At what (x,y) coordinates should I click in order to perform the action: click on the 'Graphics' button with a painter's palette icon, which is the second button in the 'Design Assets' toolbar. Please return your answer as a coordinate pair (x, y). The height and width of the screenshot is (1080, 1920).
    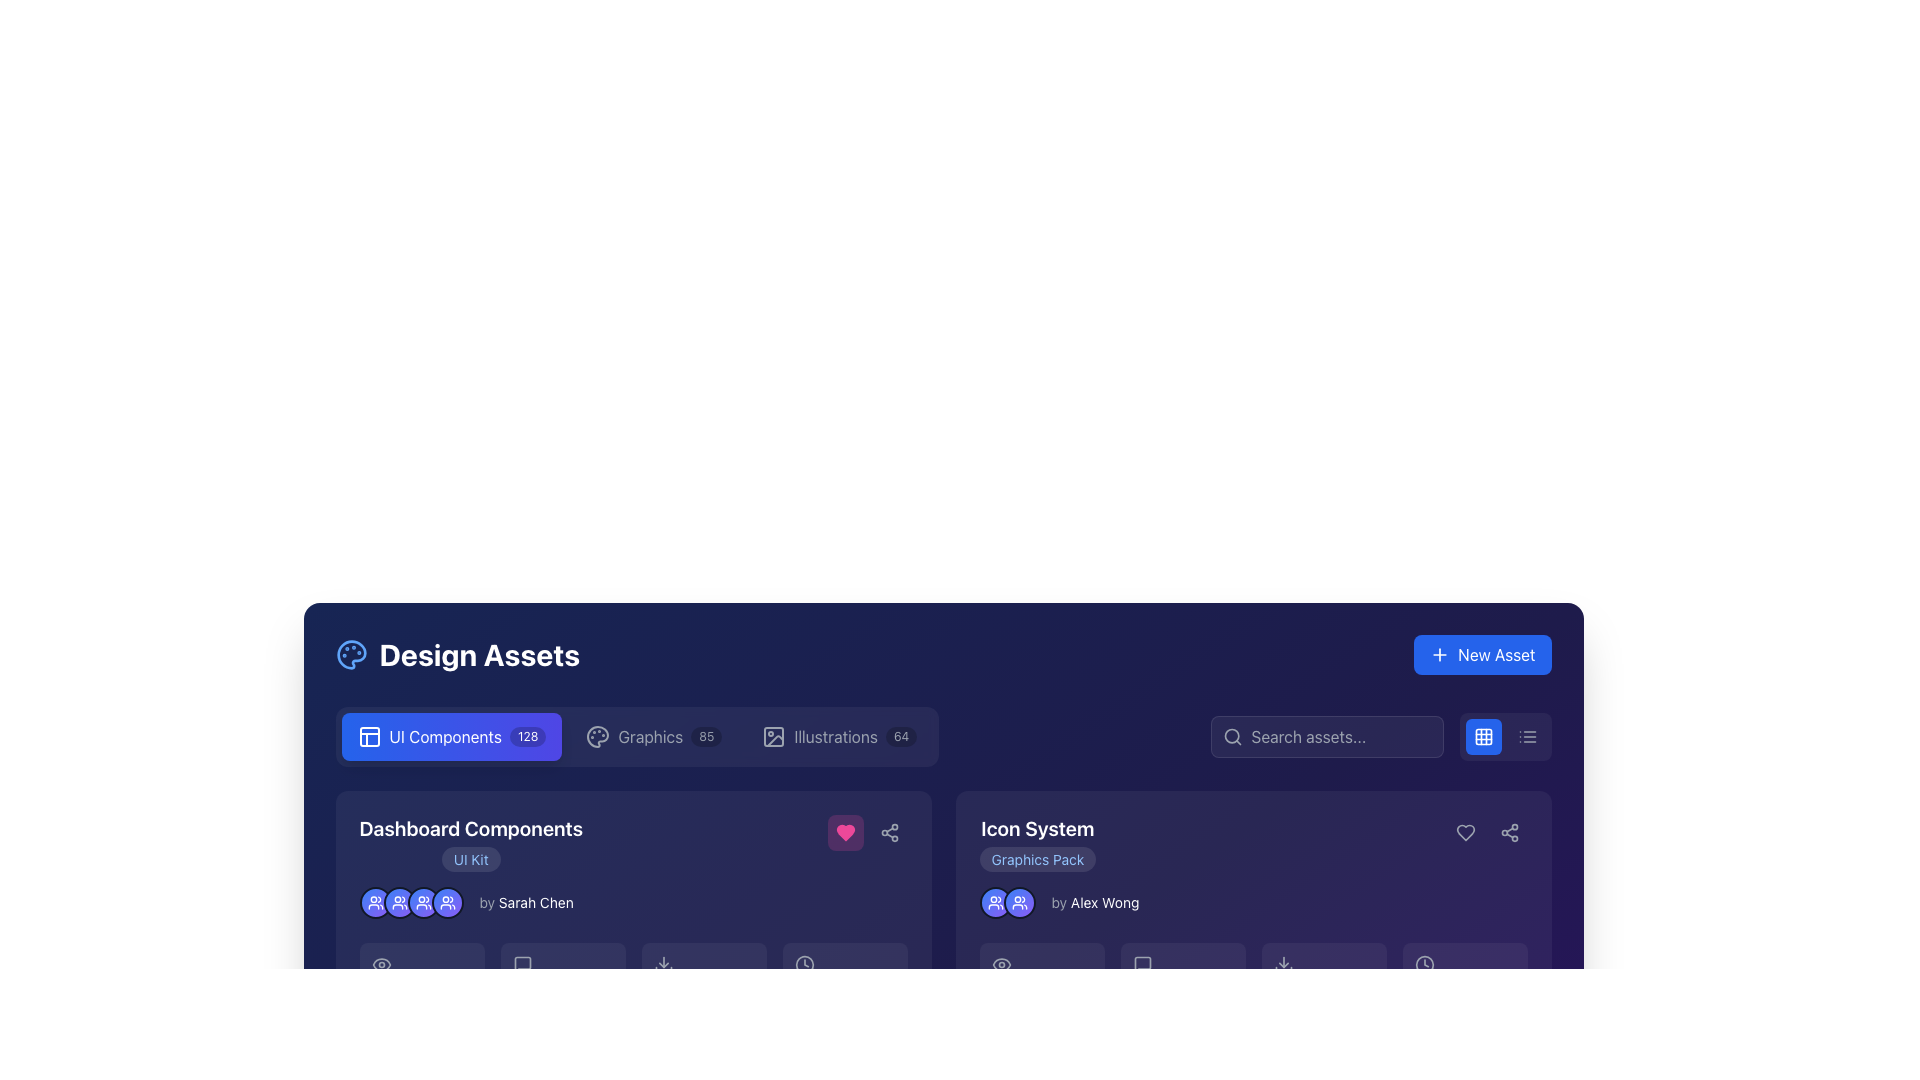
    Looking at the image, I should click on (654, 736).